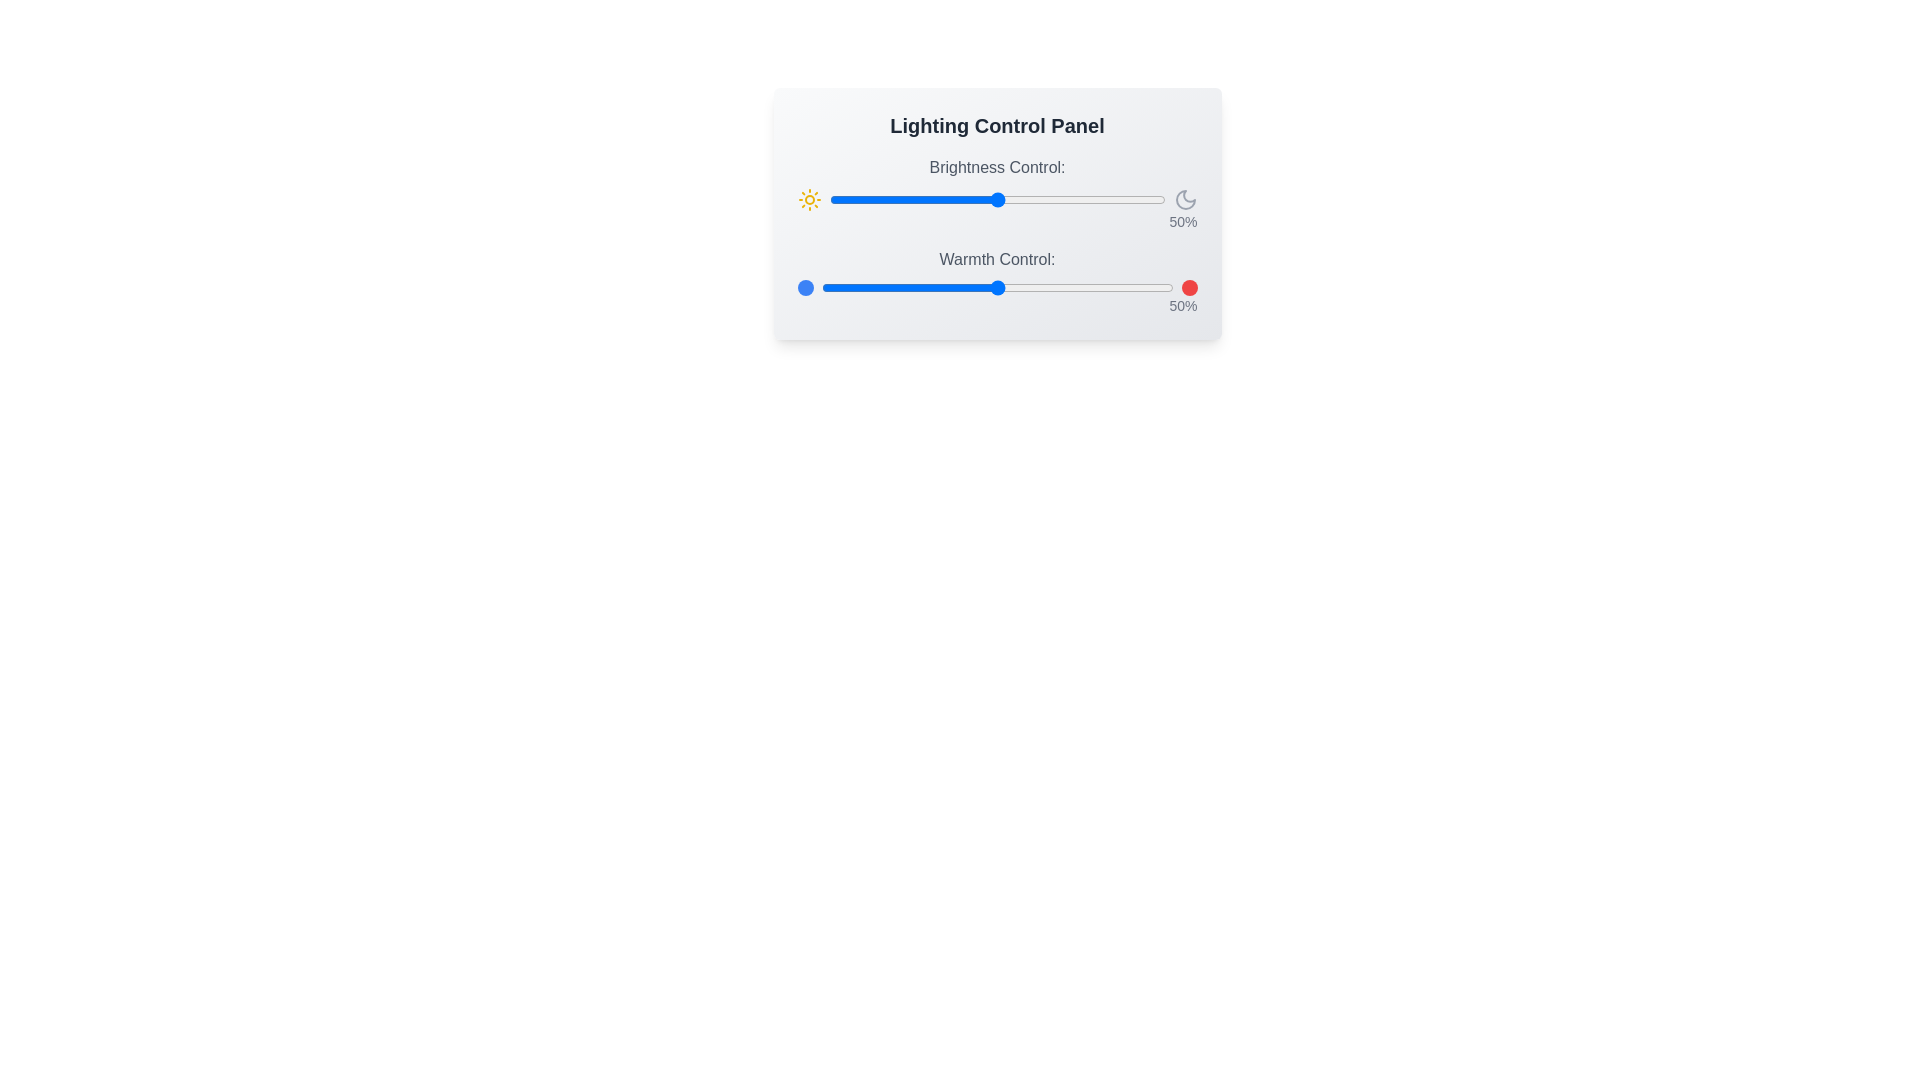 Image resolution: width=1920 pixels, height=1080 pixels. Describe the element at coordinates (1112, 288) in the screenshot. I see `the warmth level` at that location.